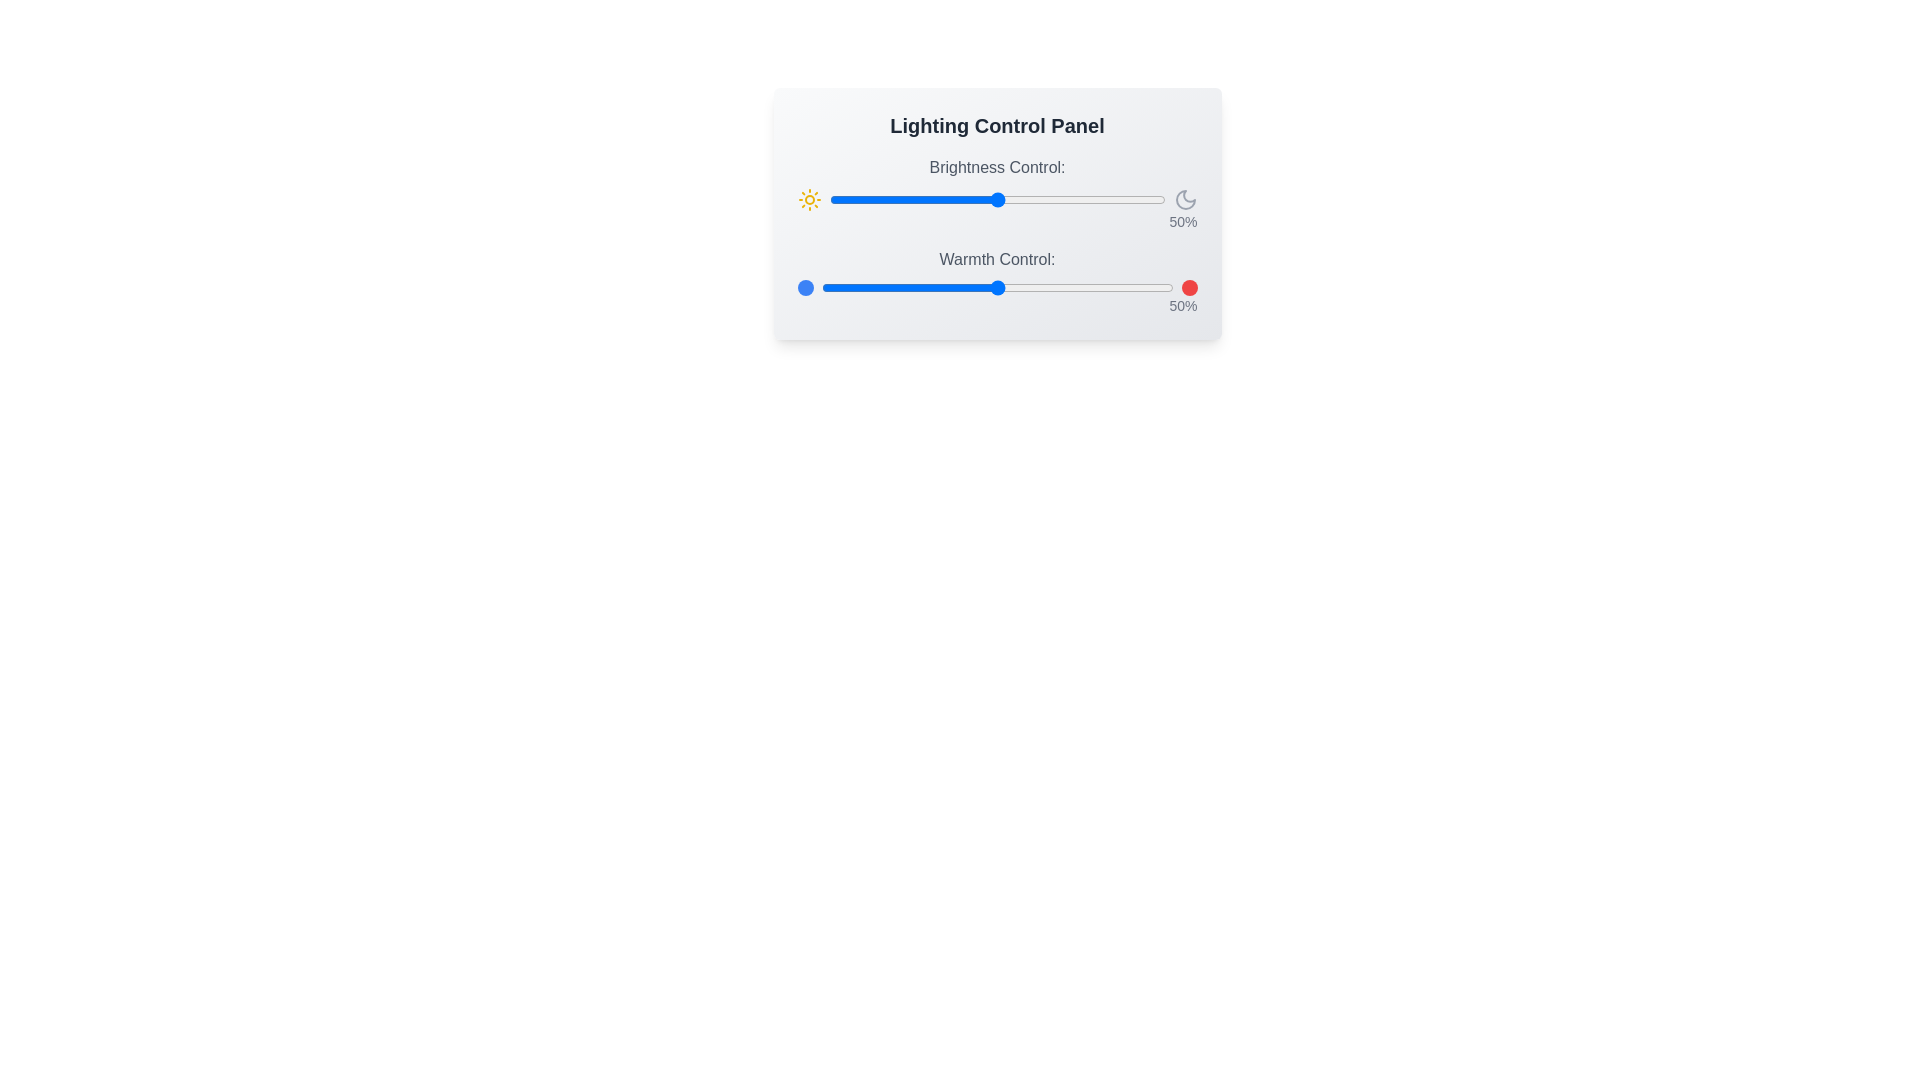 Image resolution: width=1920 pixels, height=1080 pixels. Describe the element at coordinates (1112, 288) in the screenshot. I see `the warmth level` at that location.